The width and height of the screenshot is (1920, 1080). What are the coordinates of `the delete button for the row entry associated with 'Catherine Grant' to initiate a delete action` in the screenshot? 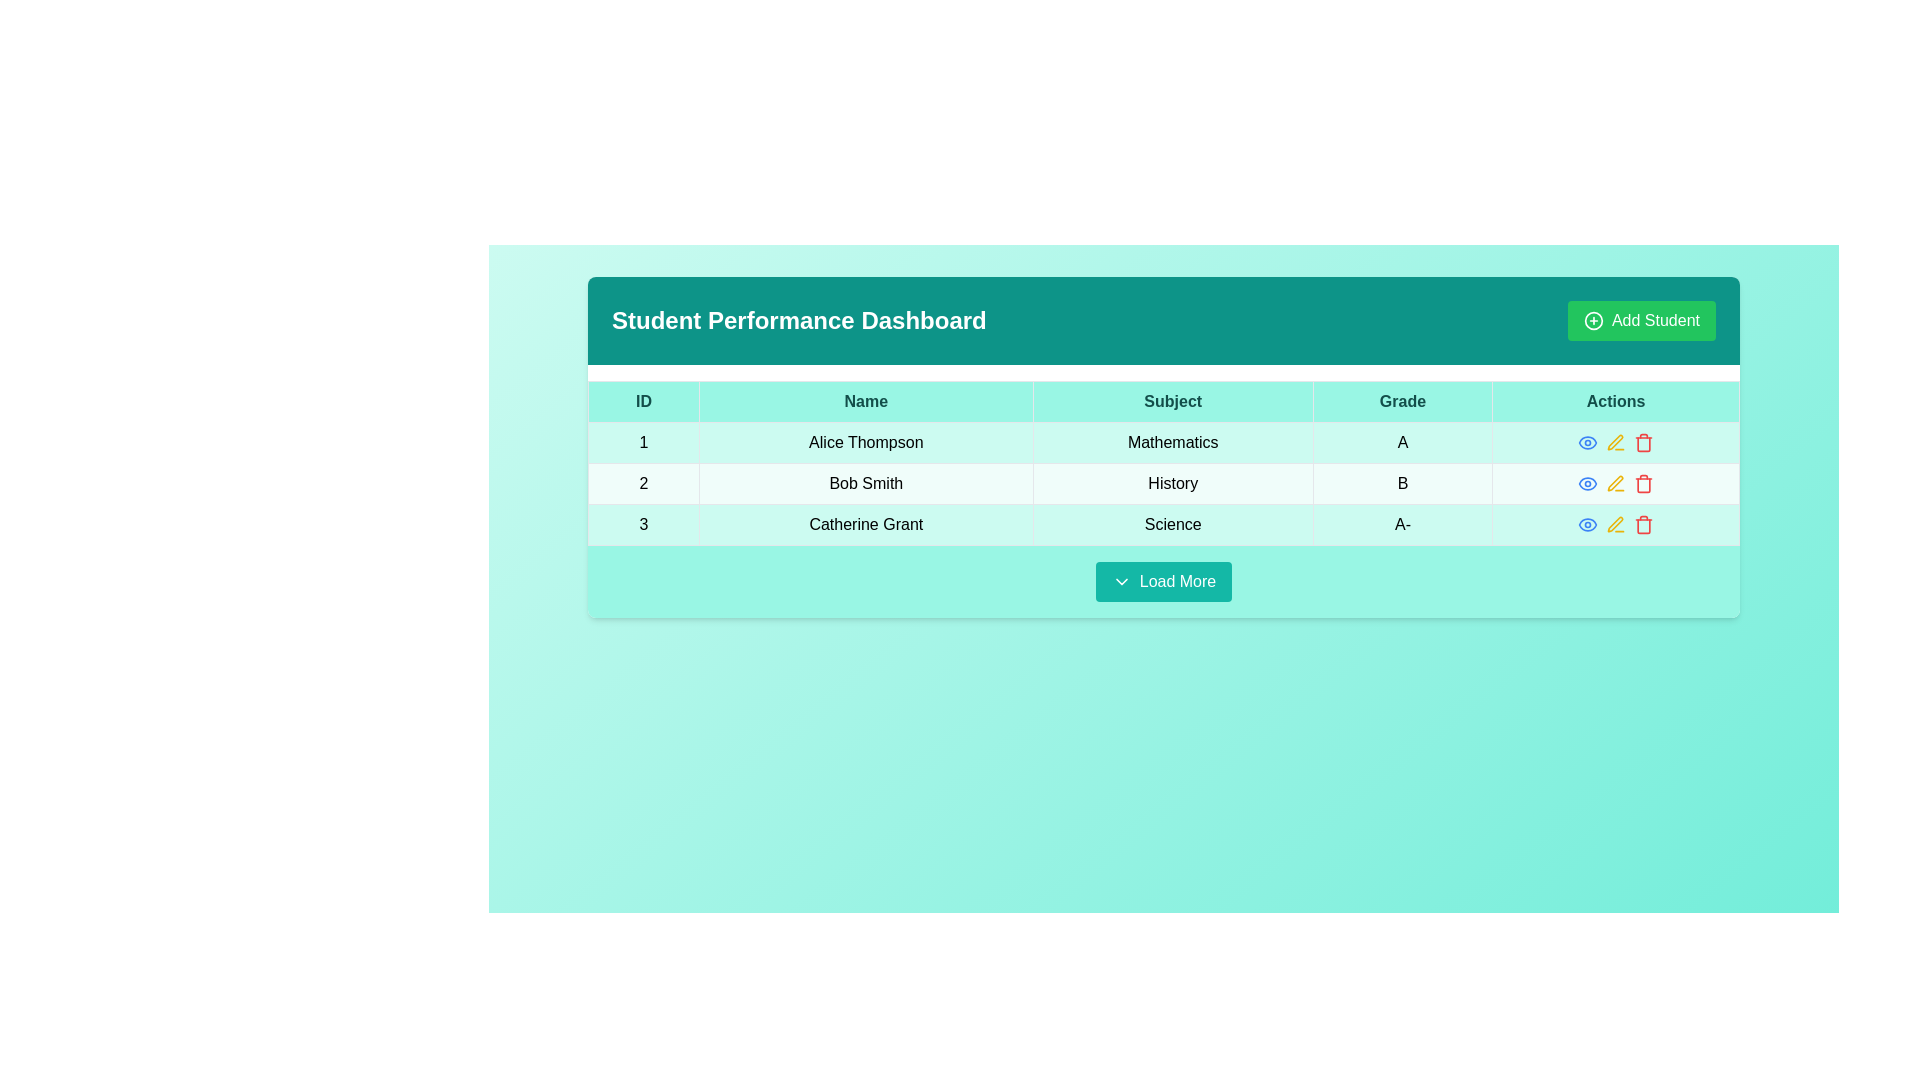 It's located at (1644, 523).